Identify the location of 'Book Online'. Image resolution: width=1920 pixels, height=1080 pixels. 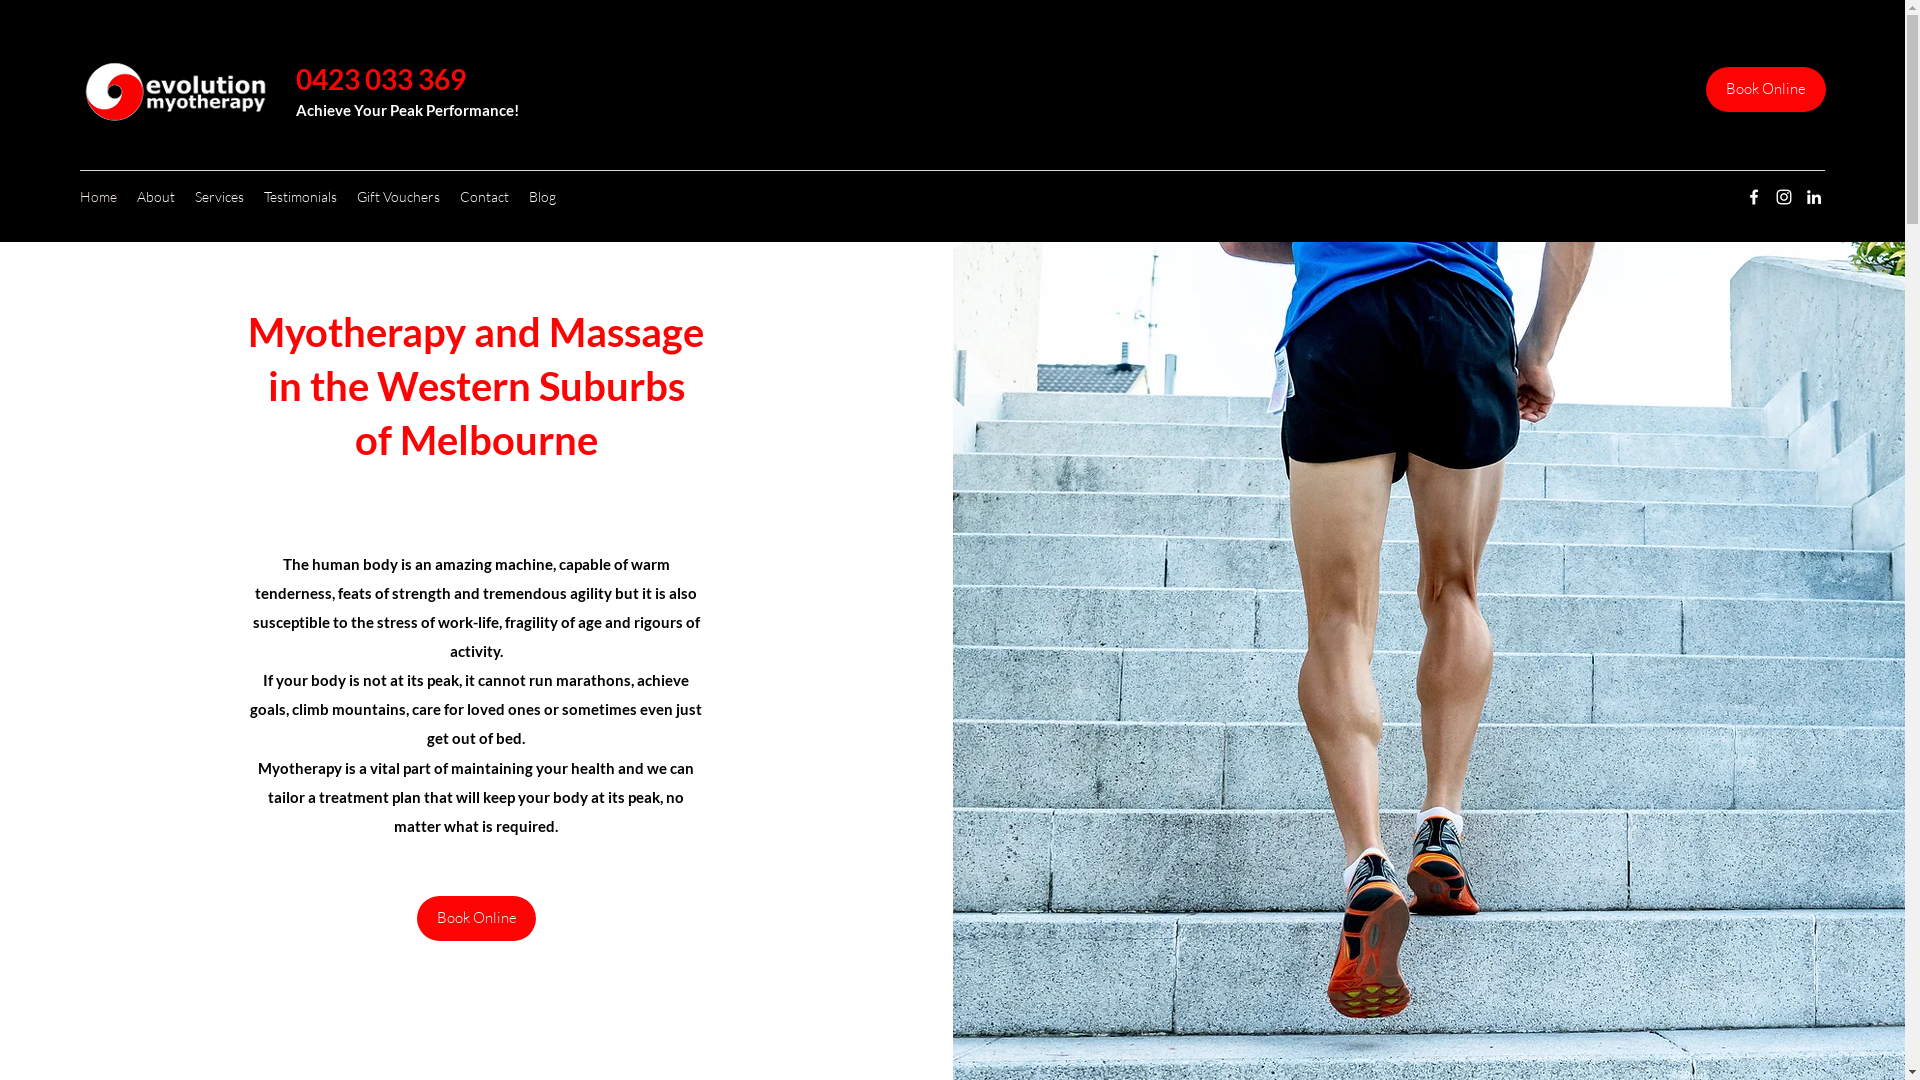
(1766, 88).